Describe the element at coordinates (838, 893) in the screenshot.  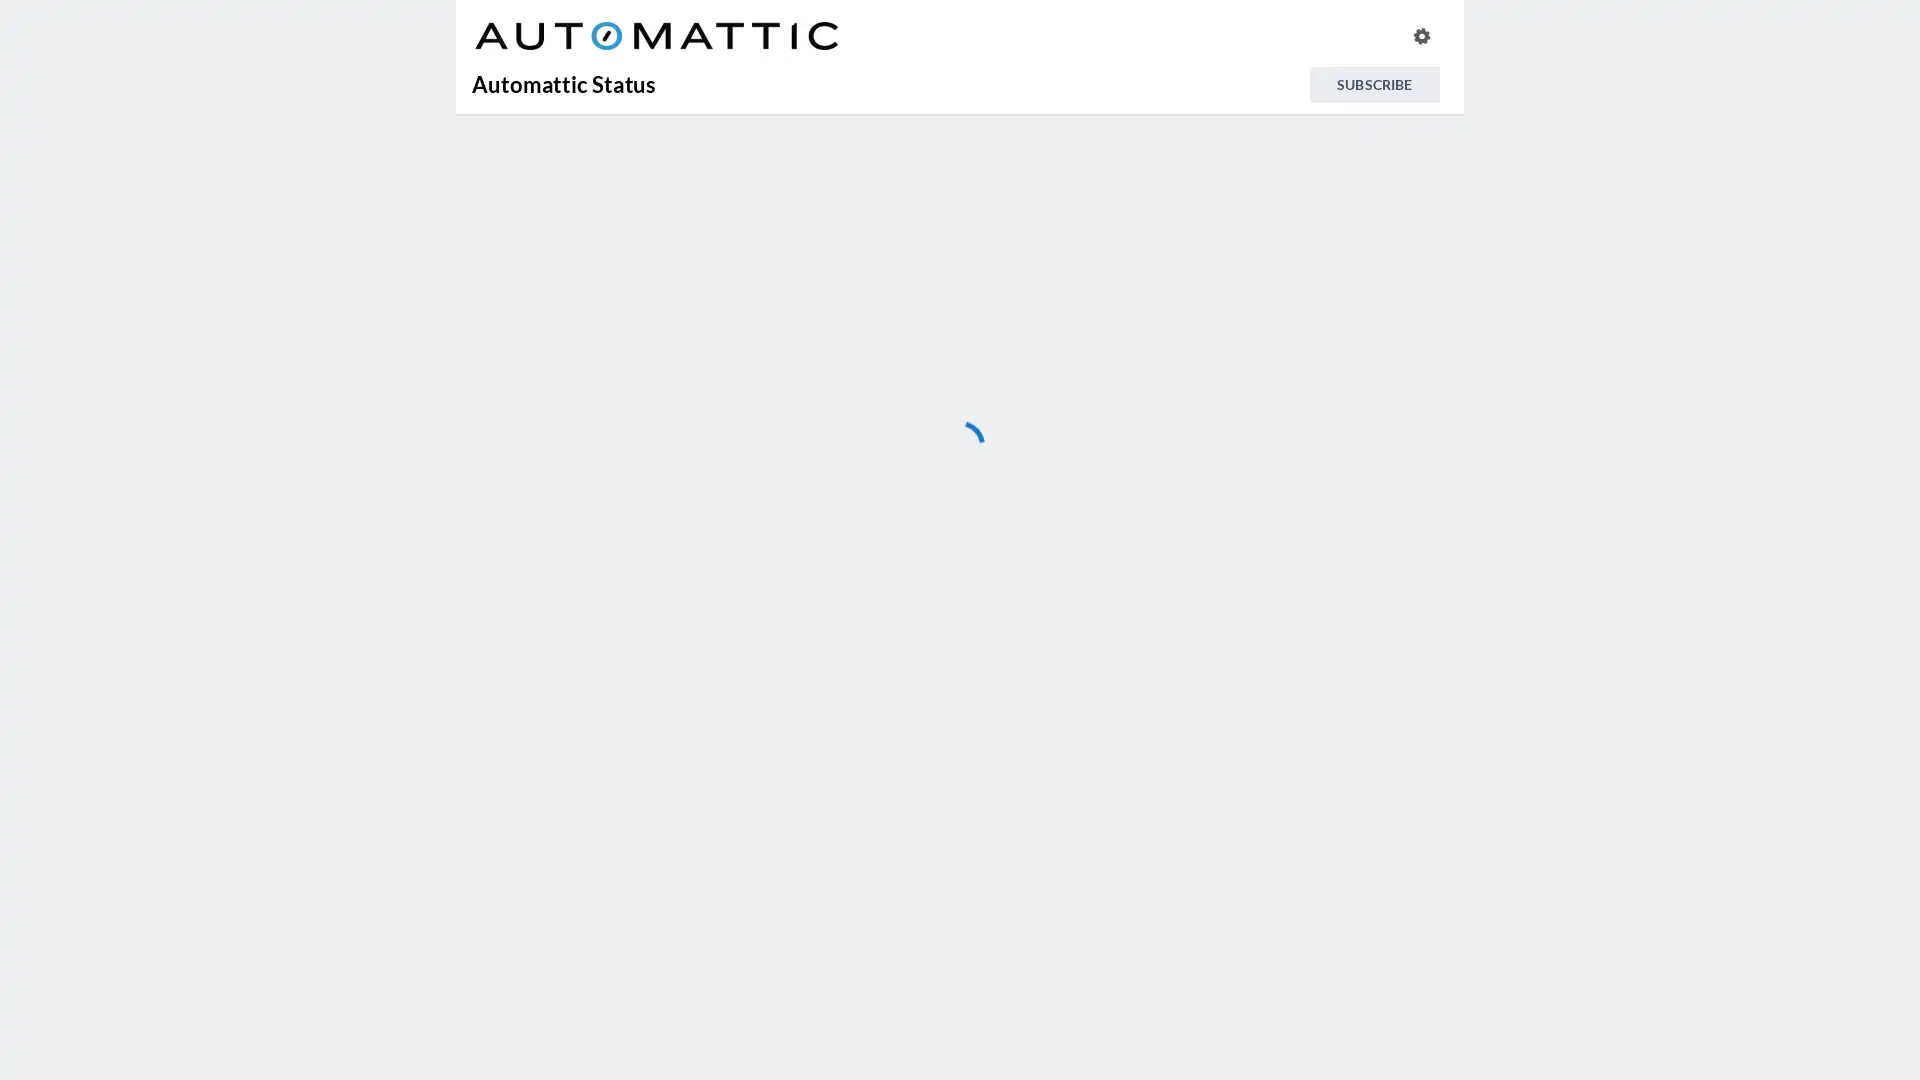
I see `Parse.ly Dashboard Response Time : 3.55 s` at that location.